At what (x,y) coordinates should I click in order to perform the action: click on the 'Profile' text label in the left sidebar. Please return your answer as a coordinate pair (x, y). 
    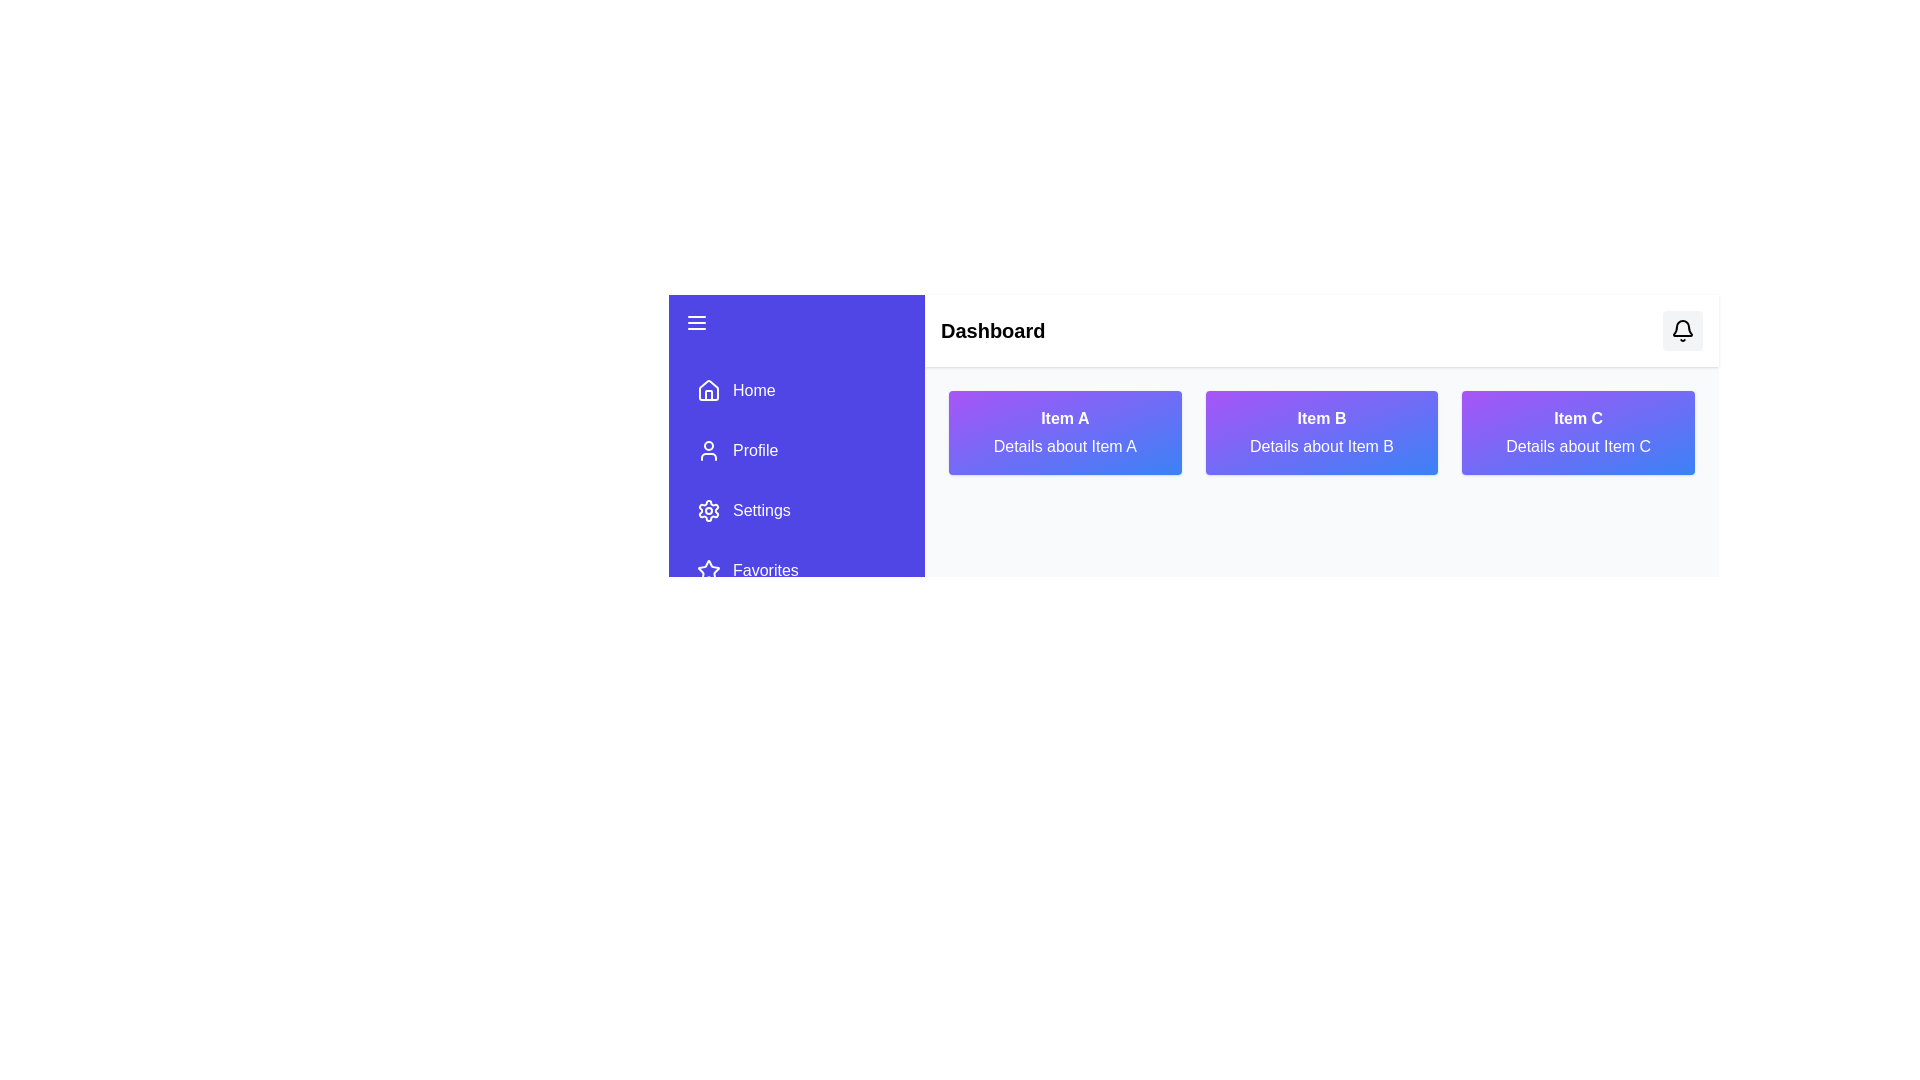
    Looking at the image, I should click on (754, 451).